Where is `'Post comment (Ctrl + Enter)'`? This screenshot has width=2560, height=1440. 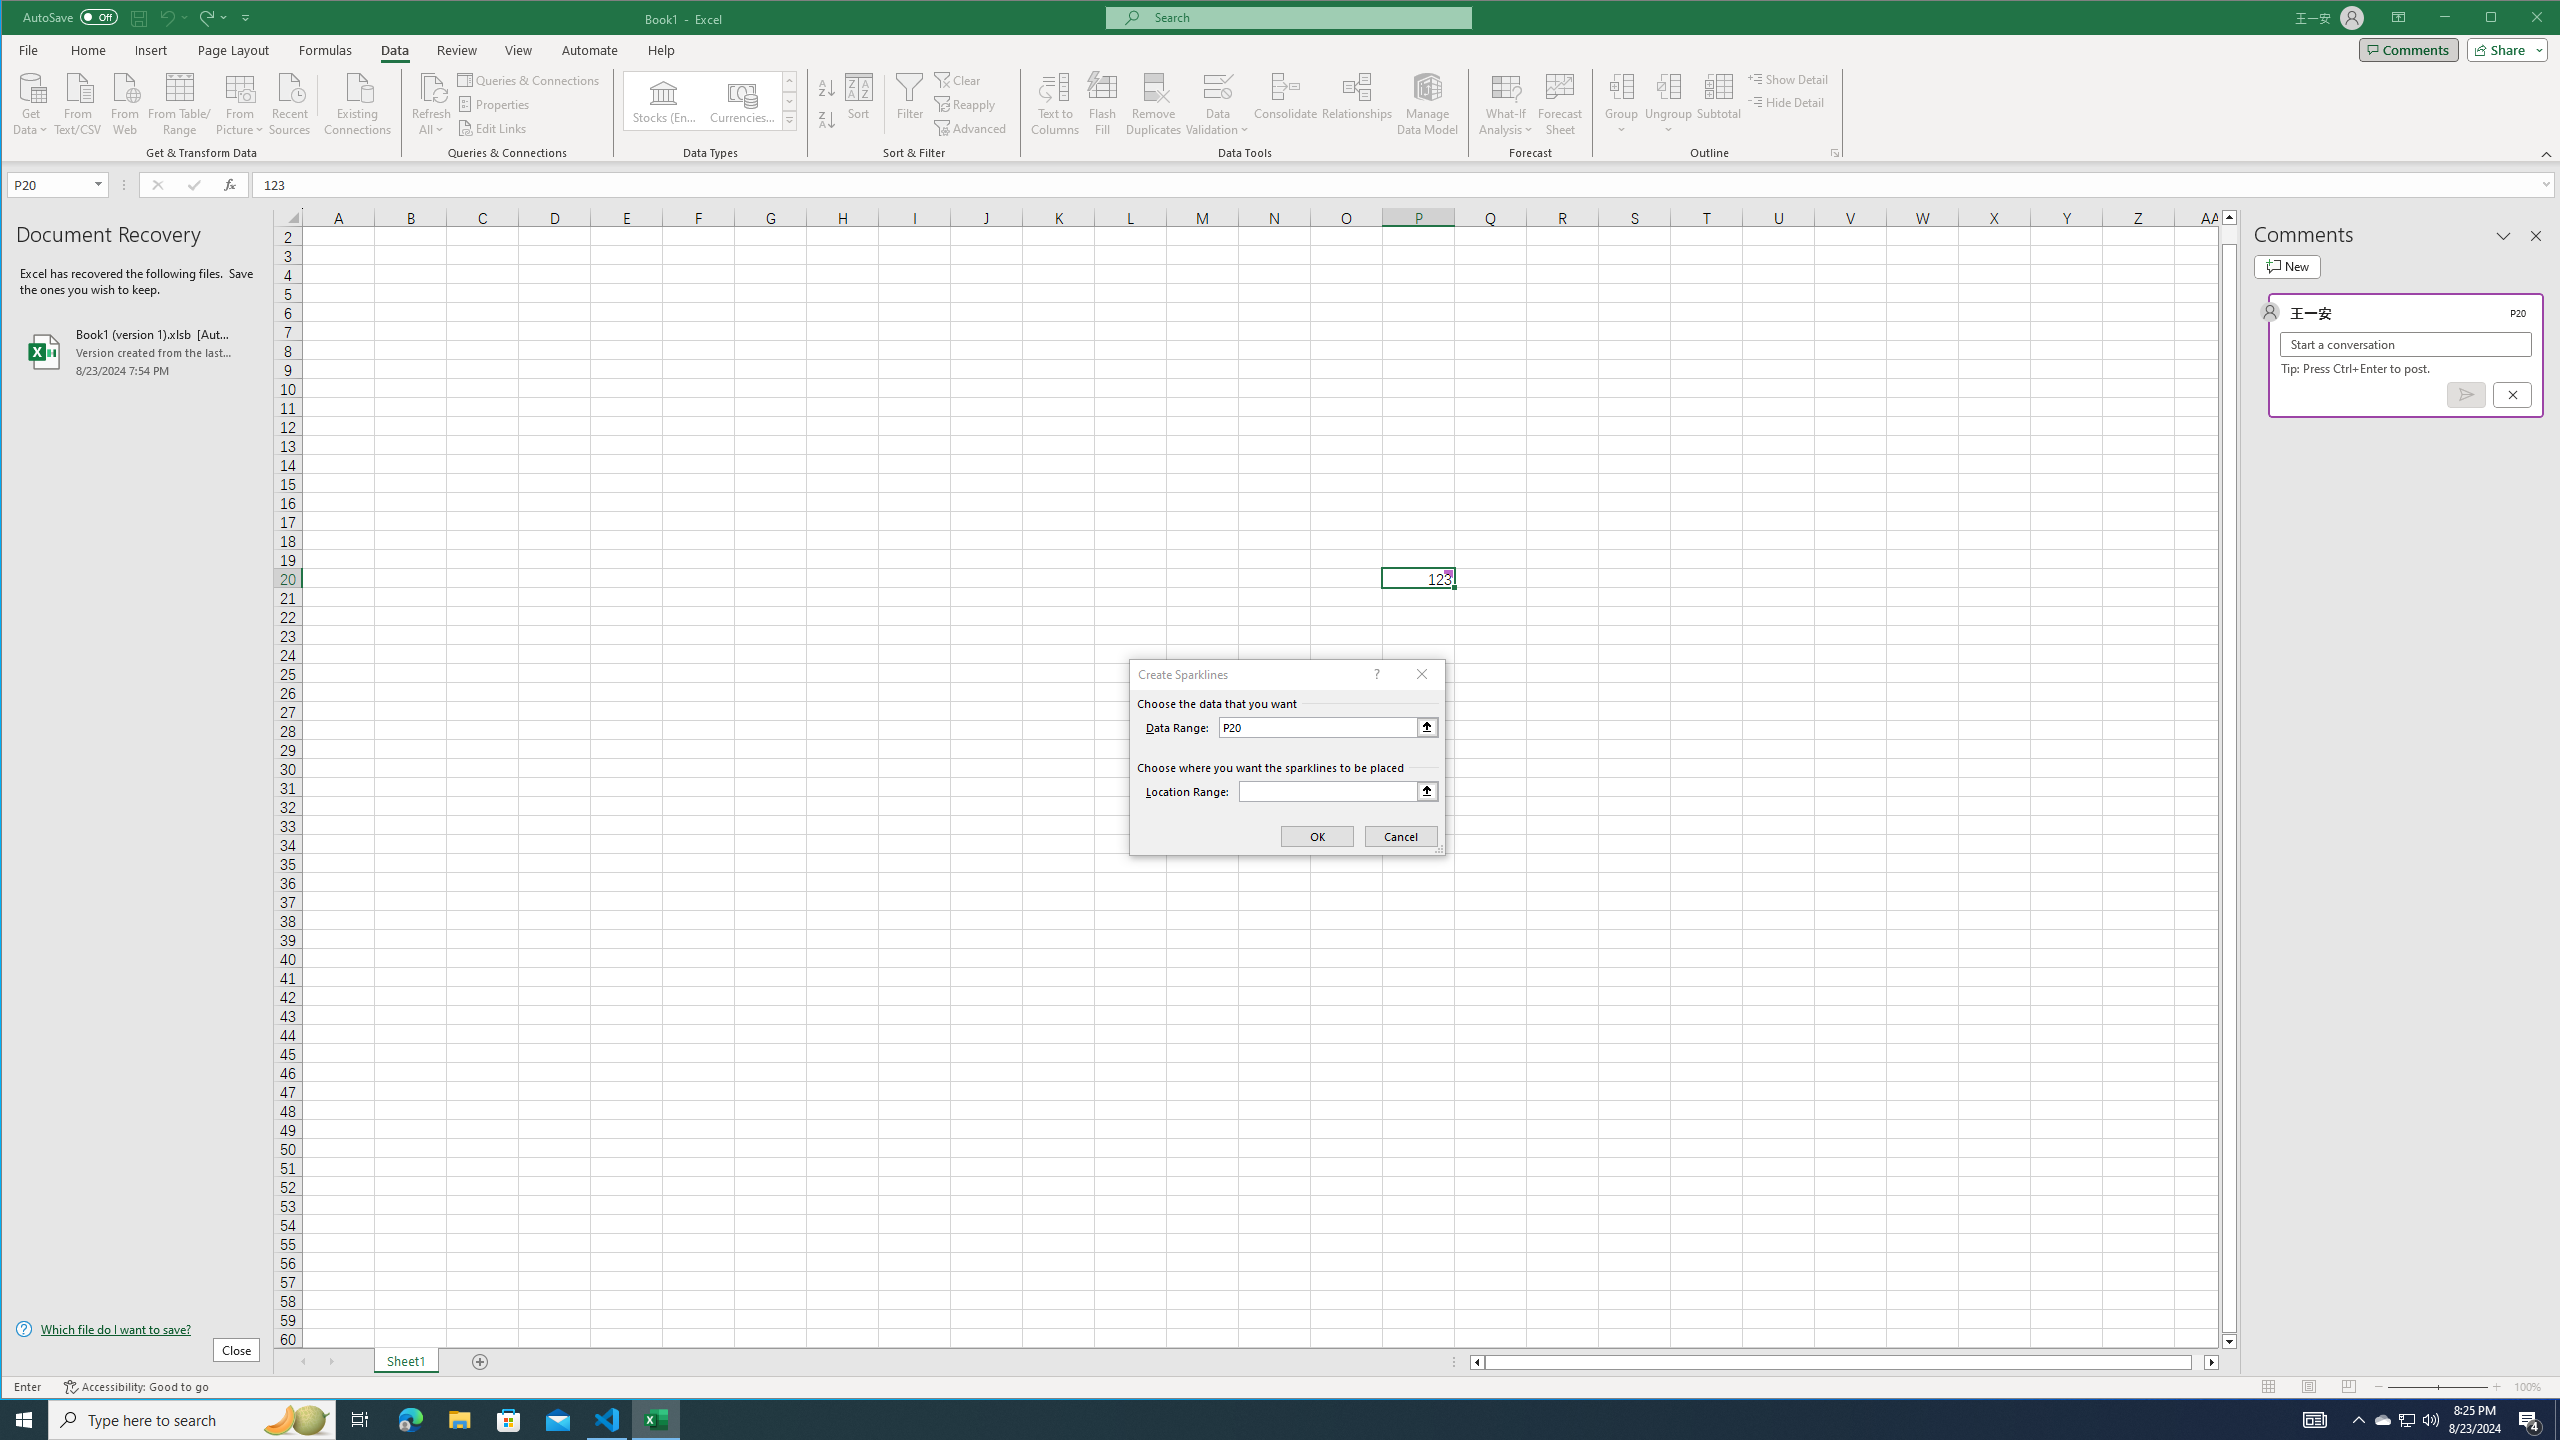
'Post comment (Ctrl + Enter)' is located at coordinates (2466, 394).